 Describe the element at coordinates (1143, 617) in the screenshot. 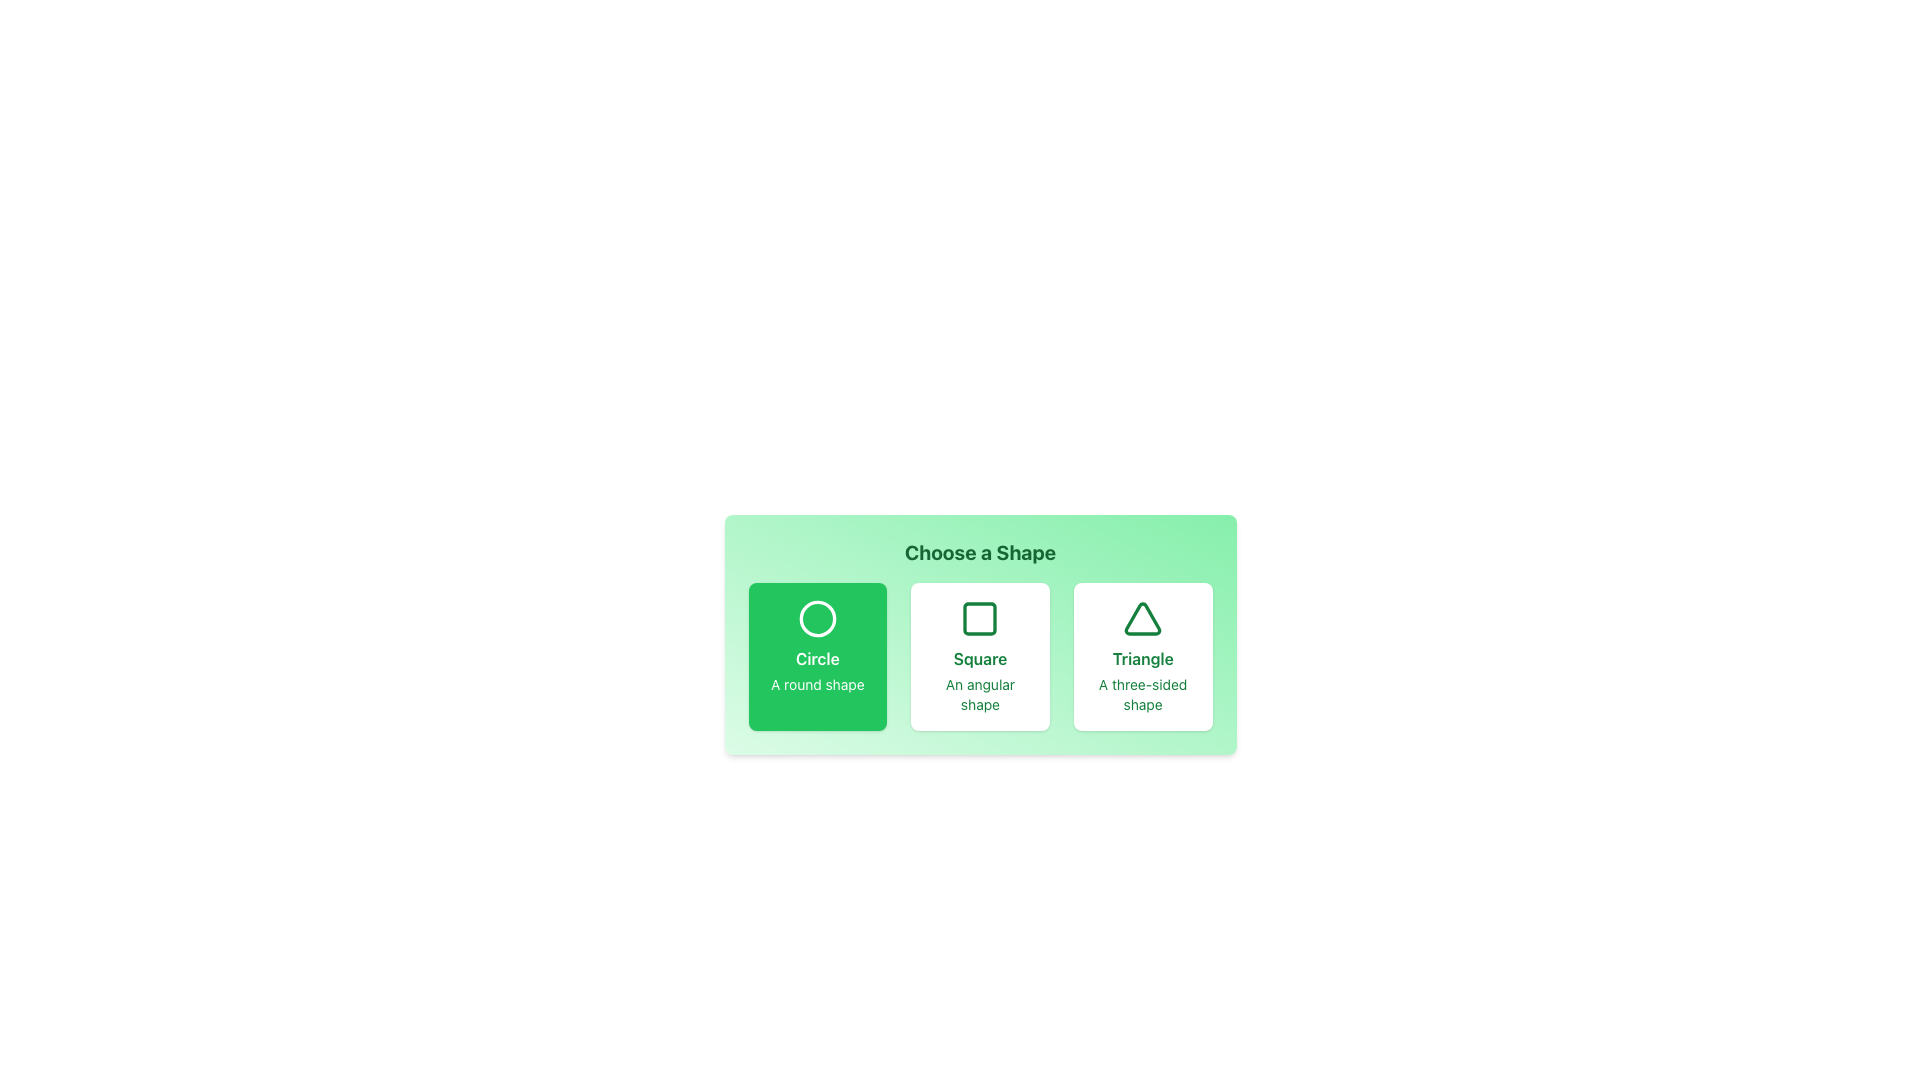

I see `the SVG Icon - Triangle shape which represents the 'Triangle' choice option located inside the third choice box from the left in a horizontal layout of three shape options` at that location.